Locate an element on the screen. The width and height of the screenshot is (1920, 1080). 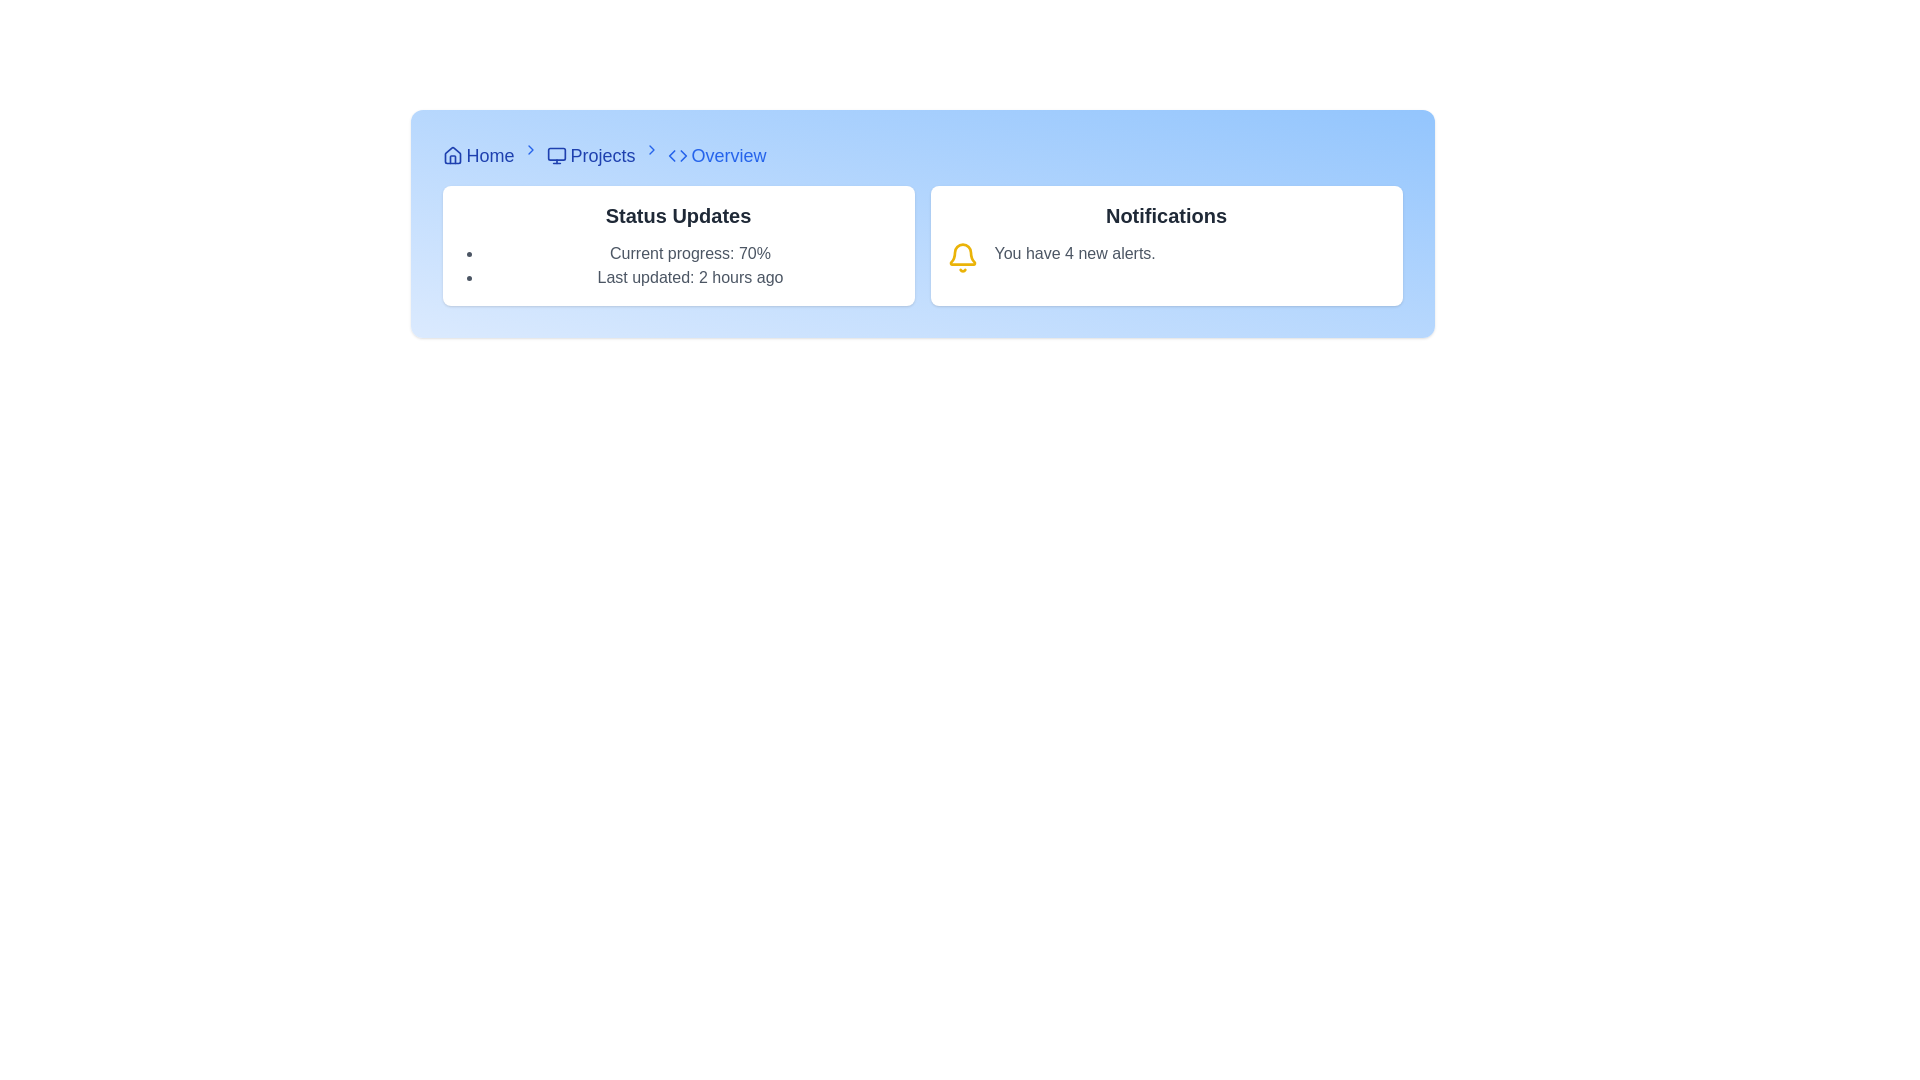
the 'Last updated: 2 hours ago' label, which is the second item in the bullet-pointed list located in the 'Status Updates' section is located at coordinates (690, 277).